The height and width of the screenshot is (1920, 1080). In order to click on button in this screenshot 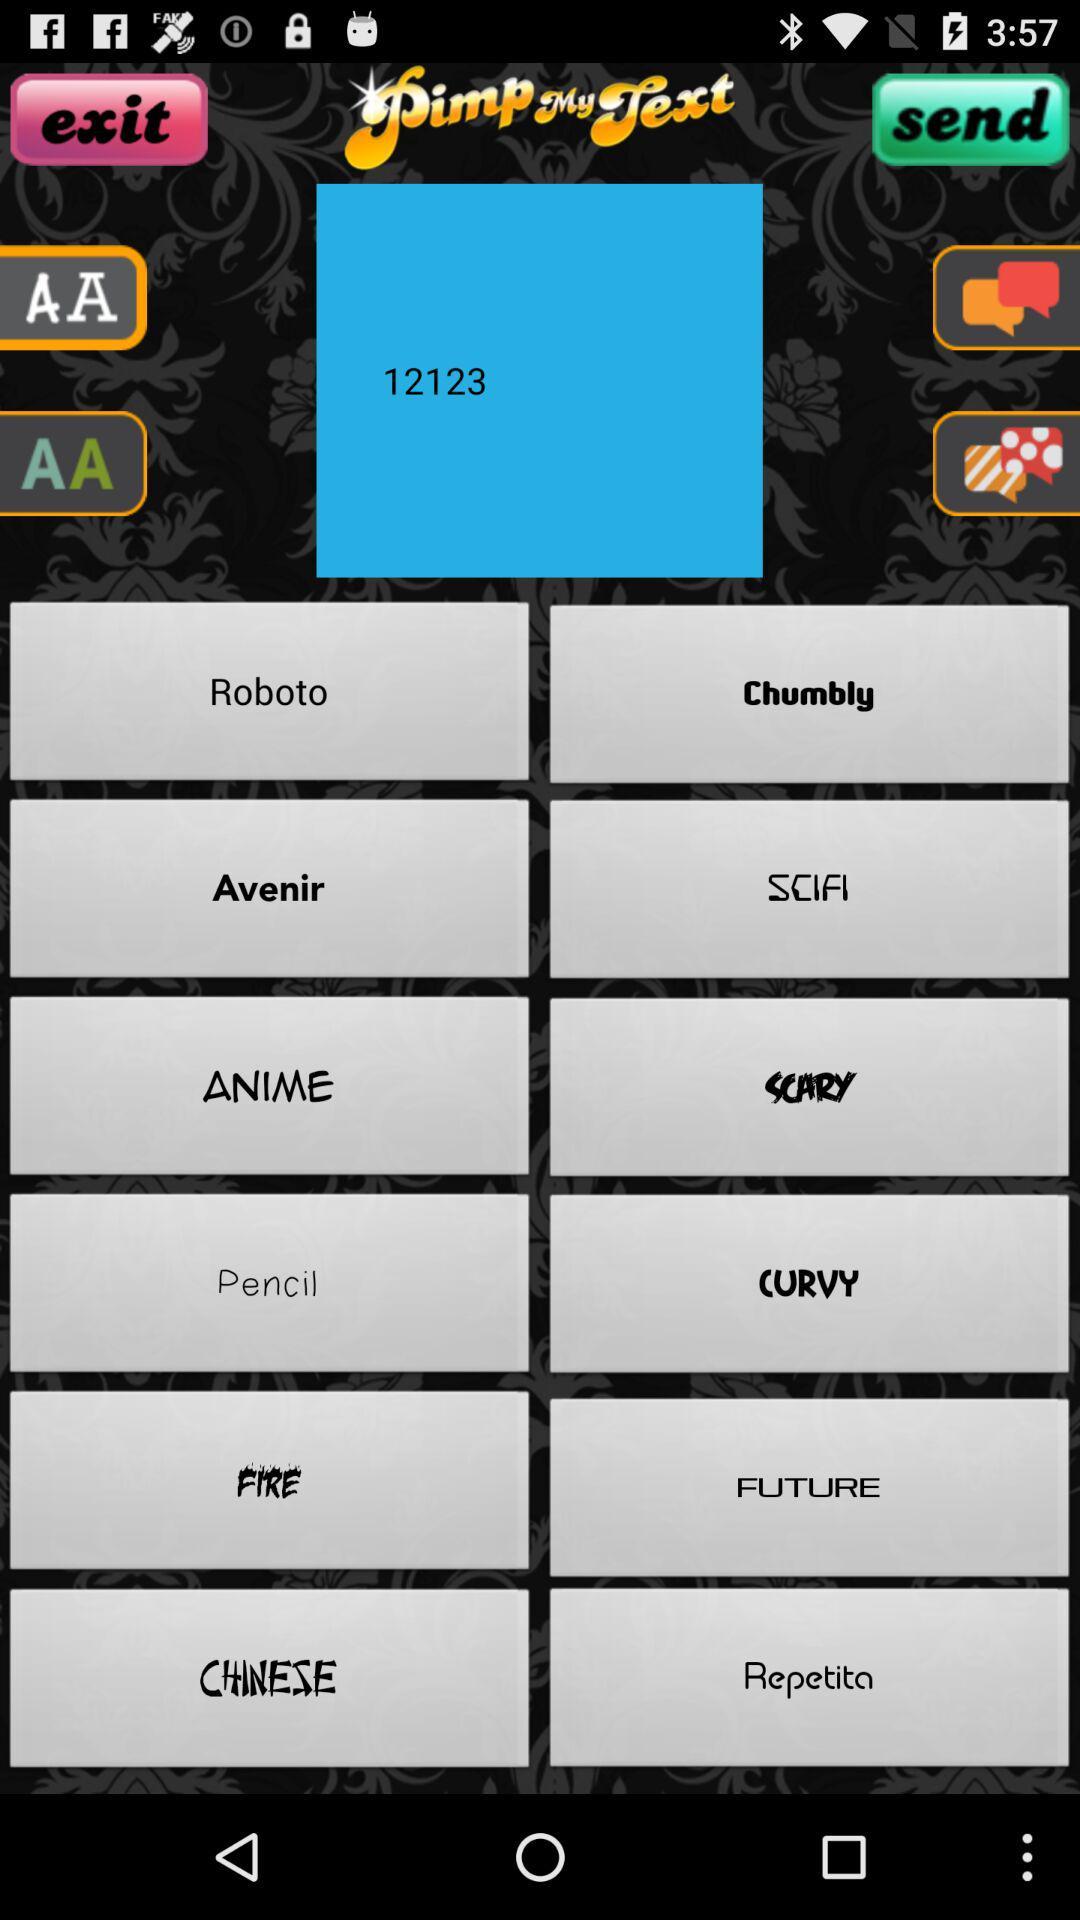, I will do `click(109, 118)`.